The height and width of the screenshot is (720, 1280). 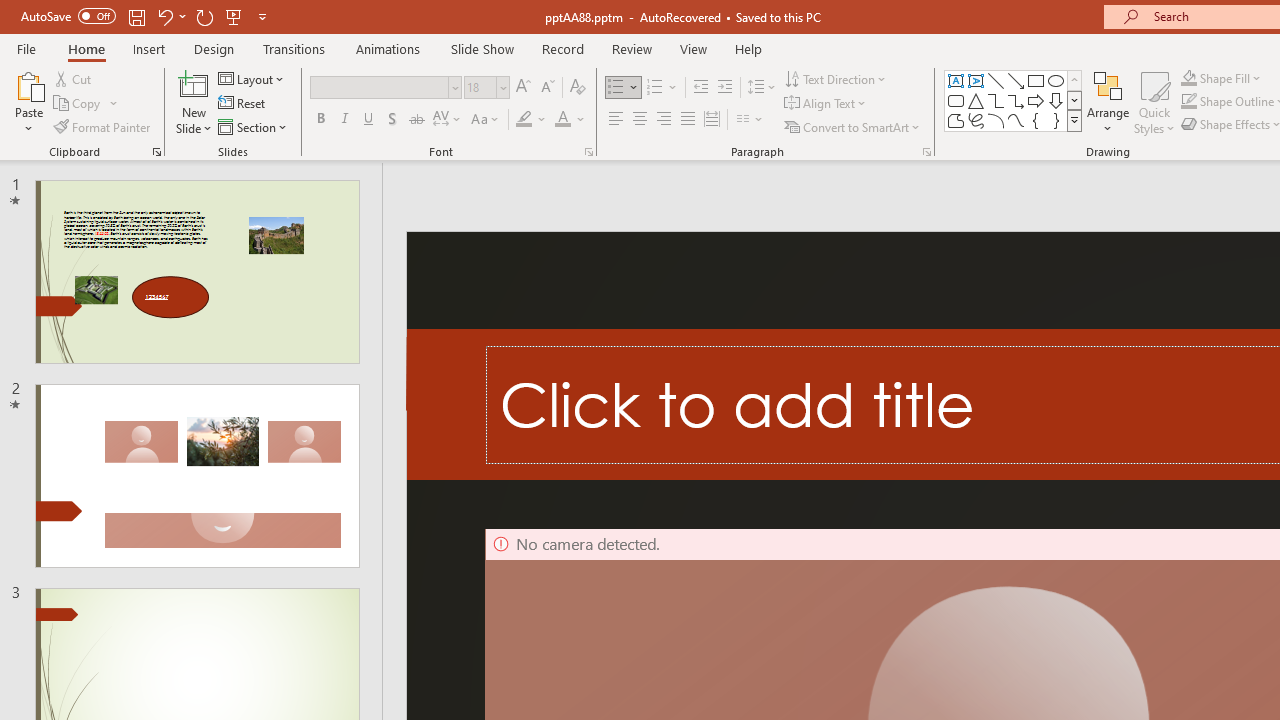 What do you see at coordinates (761, 86) in the screenshot?
I see `'Line Spacing'` at bounding box center [761, 86].